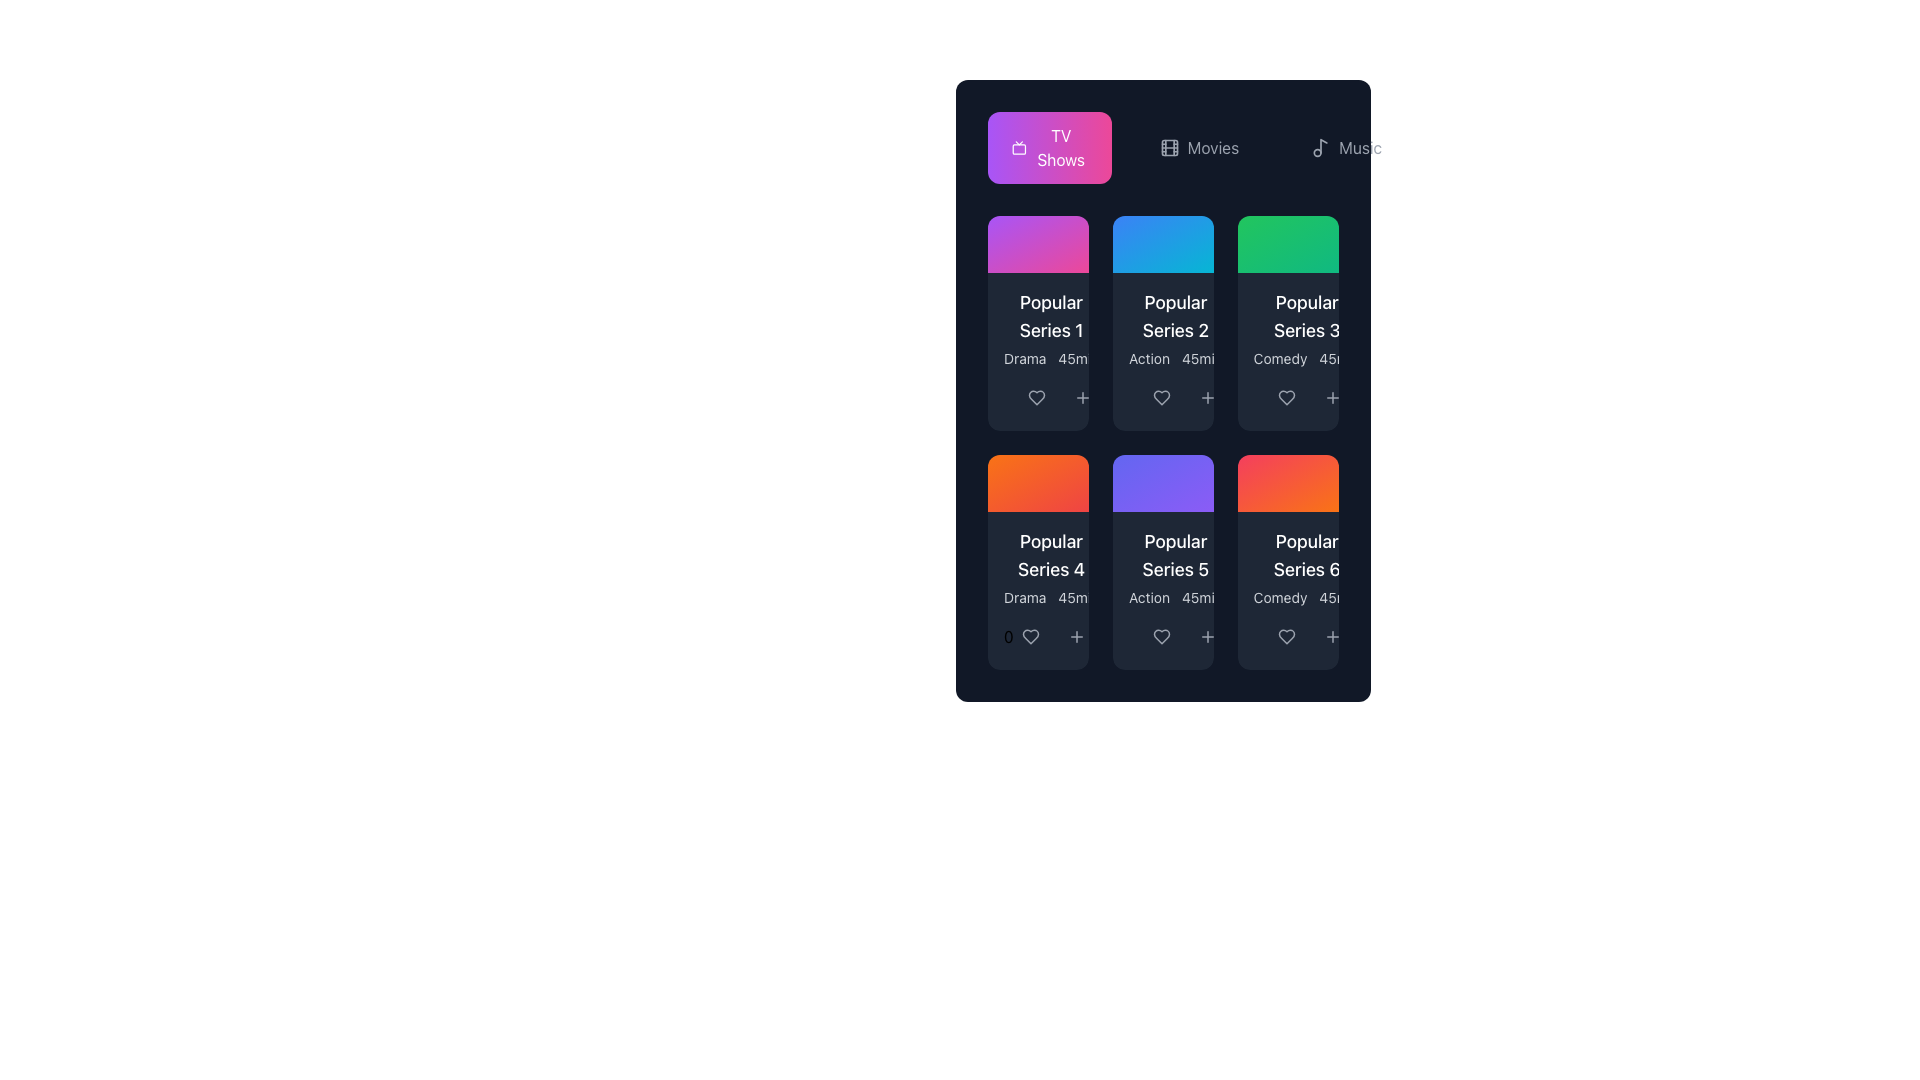  I want to click on the second interactive button with a plus sign icon, located beneath the card for 'Popular Series 2', which is aligned centrally with respect to other buttons in its group, so click(1207, 397).